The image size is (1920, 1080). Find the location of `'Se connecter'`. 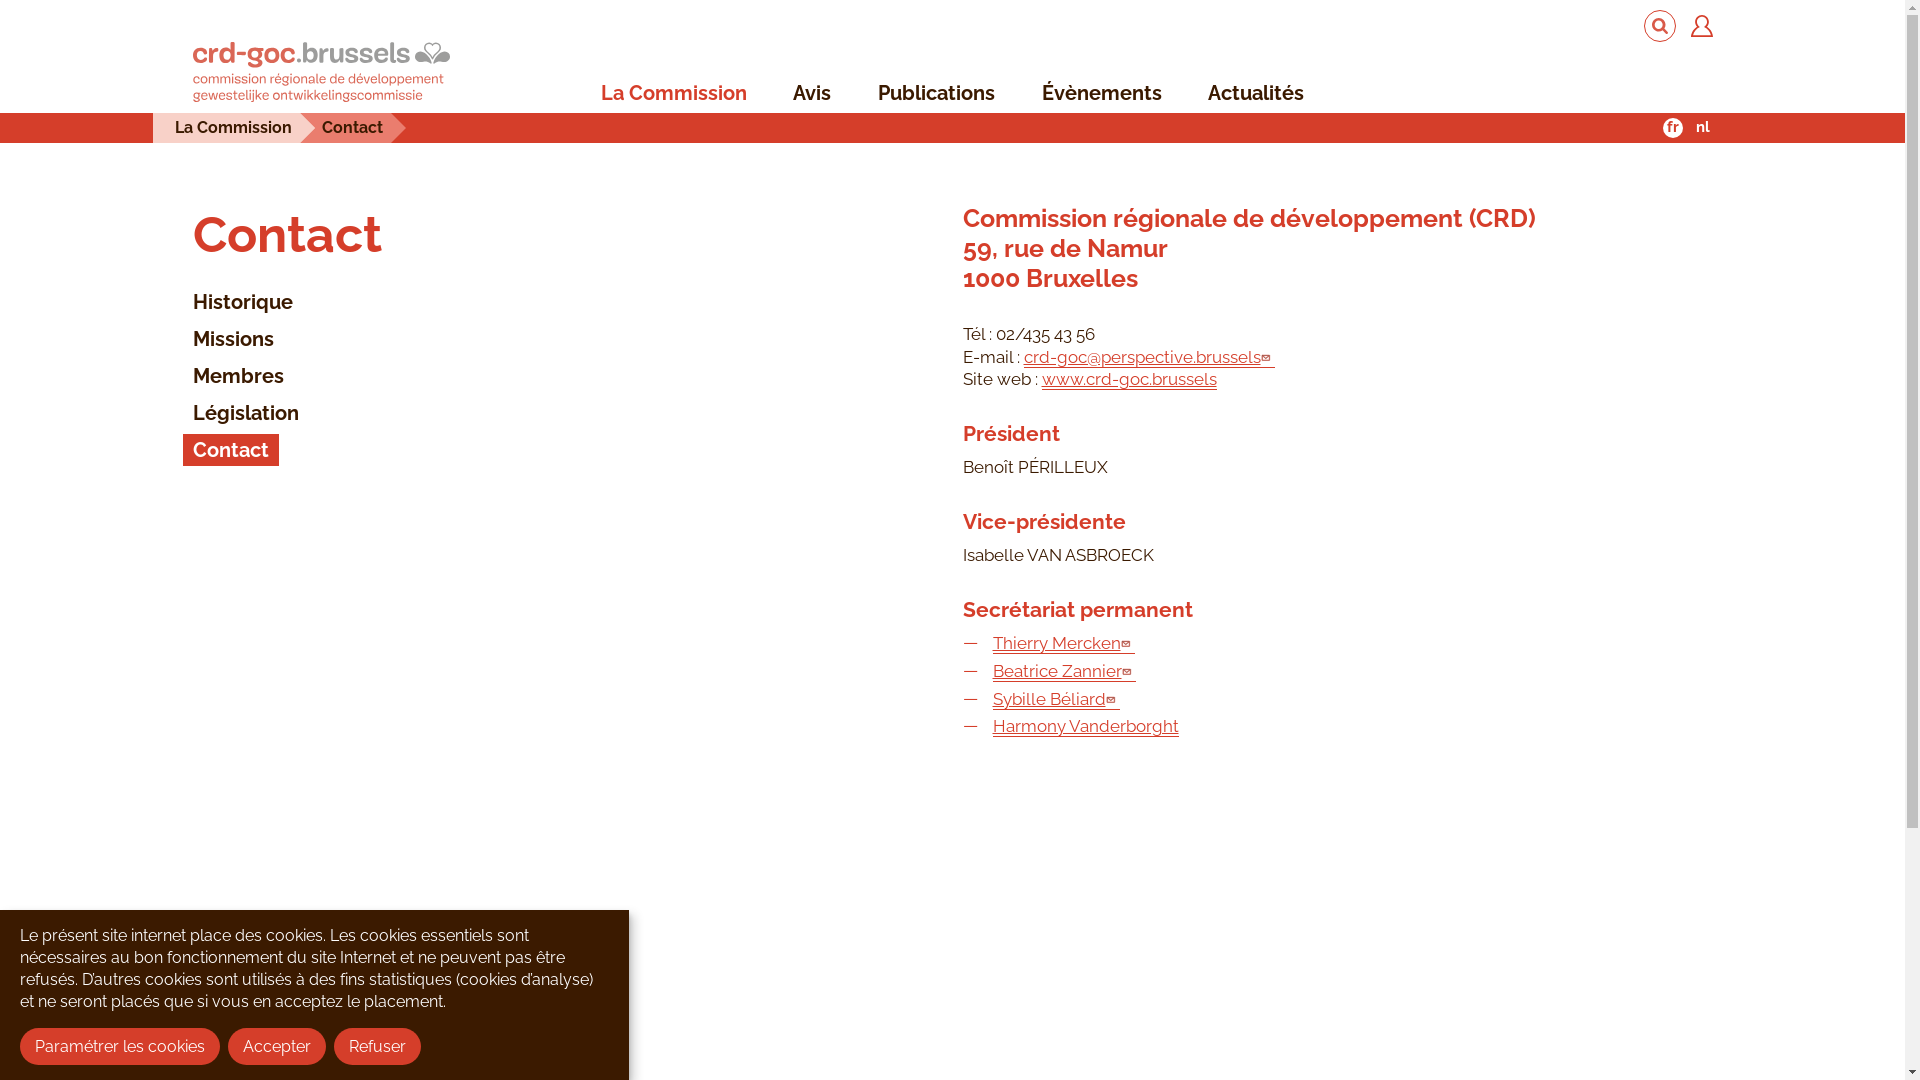

'Se connecter' is located at coordinates (1688, 26).